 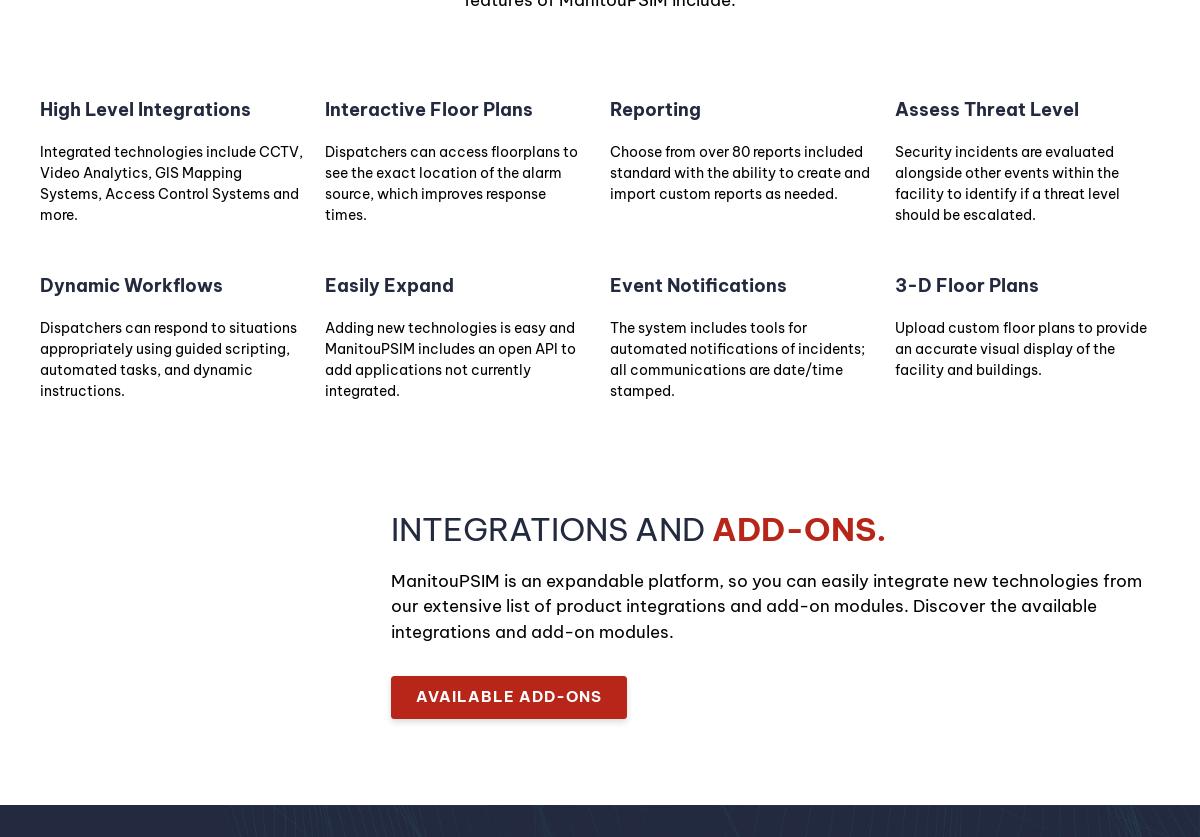 What do you see at coordinates (655, 109) in the screenshot?
I see `'Reporting'` at bounding box center [655, 109].